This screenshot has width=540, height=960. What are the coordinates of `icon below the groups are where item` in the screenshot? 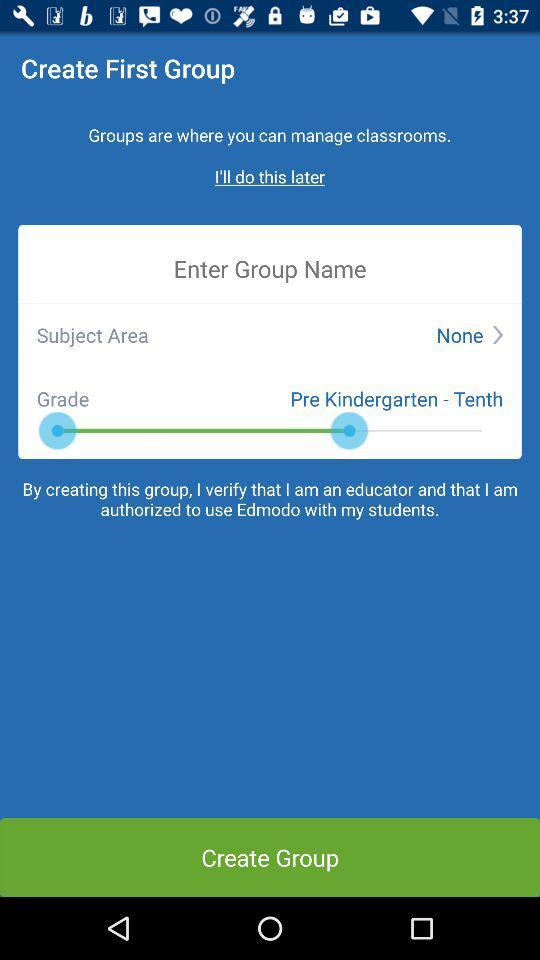 It's located at (270, 175).